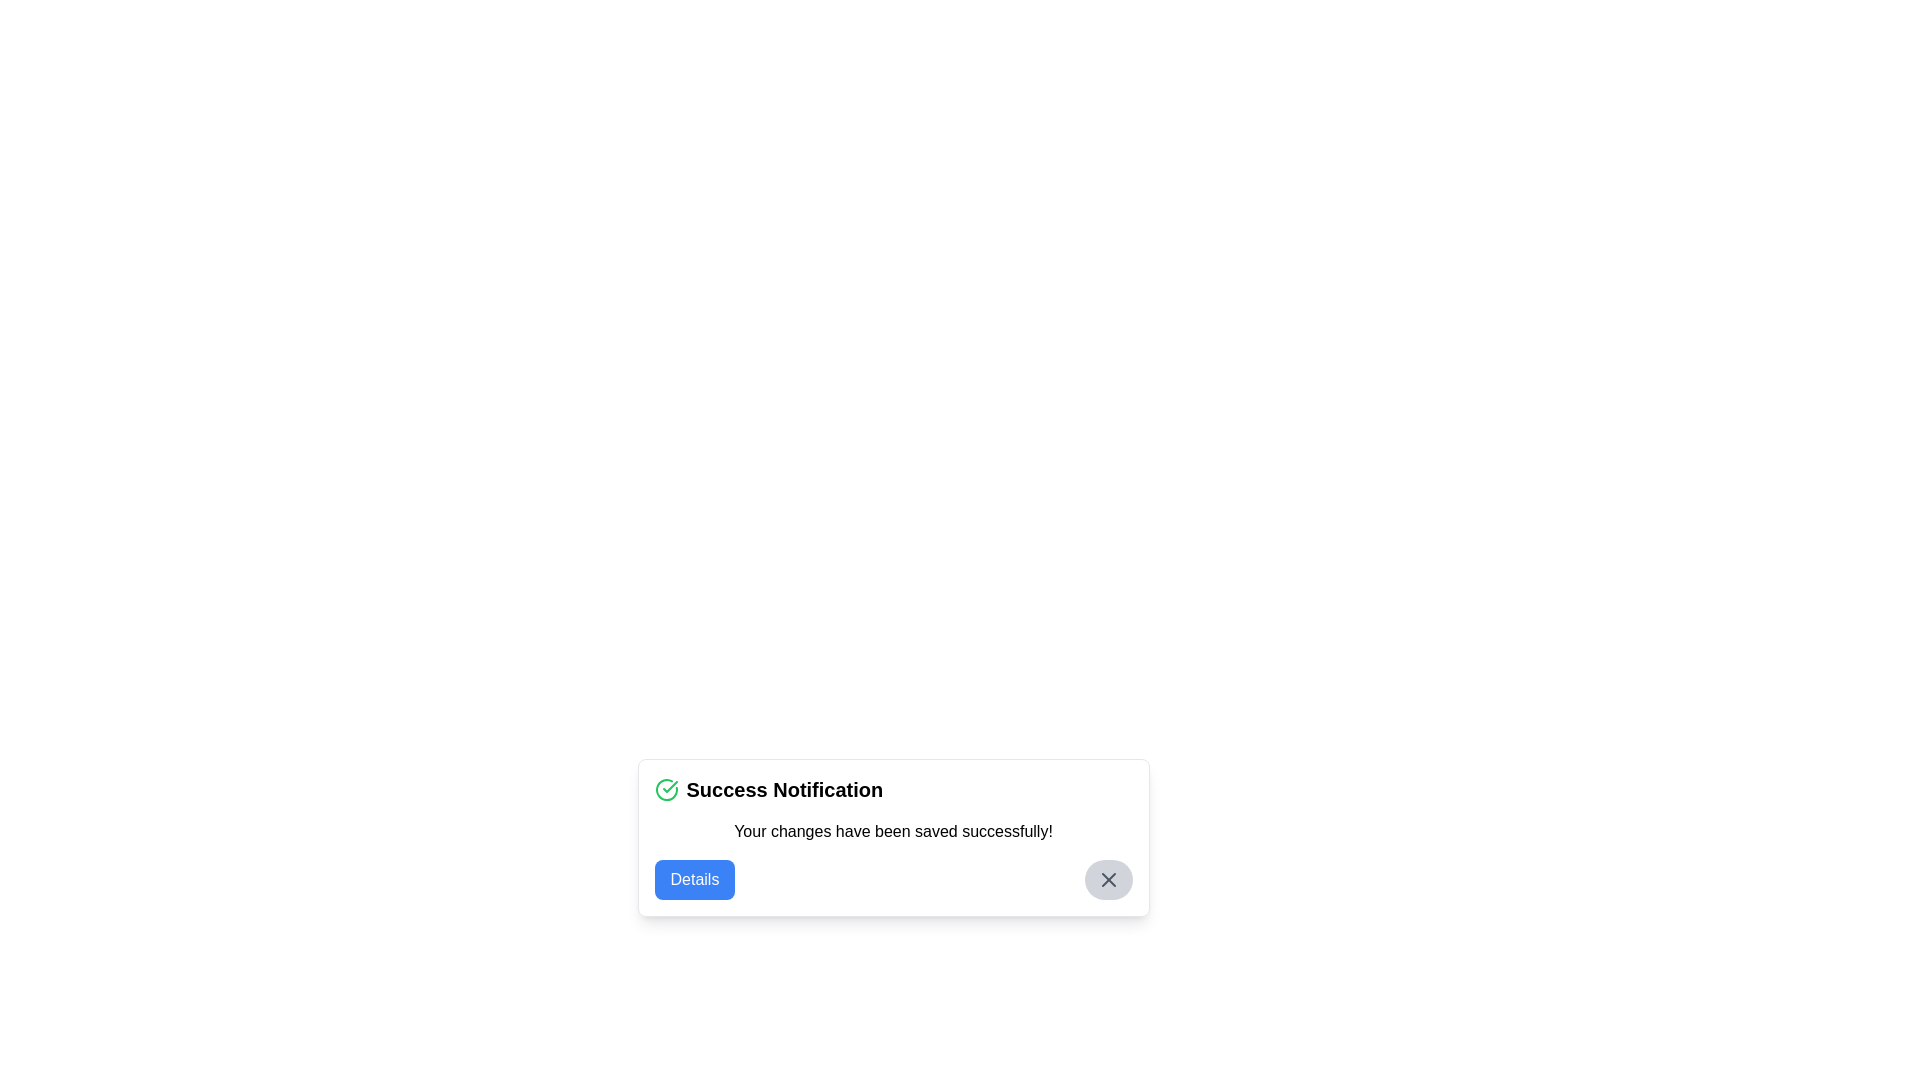 The height and width of the screenshot is (1080, 1920). Describe the element at coordinates (1107, 878) in the screenshot. I see `the small circular button with a grey background and 'X' icon located in the top-right corner of the notification box` at that location.